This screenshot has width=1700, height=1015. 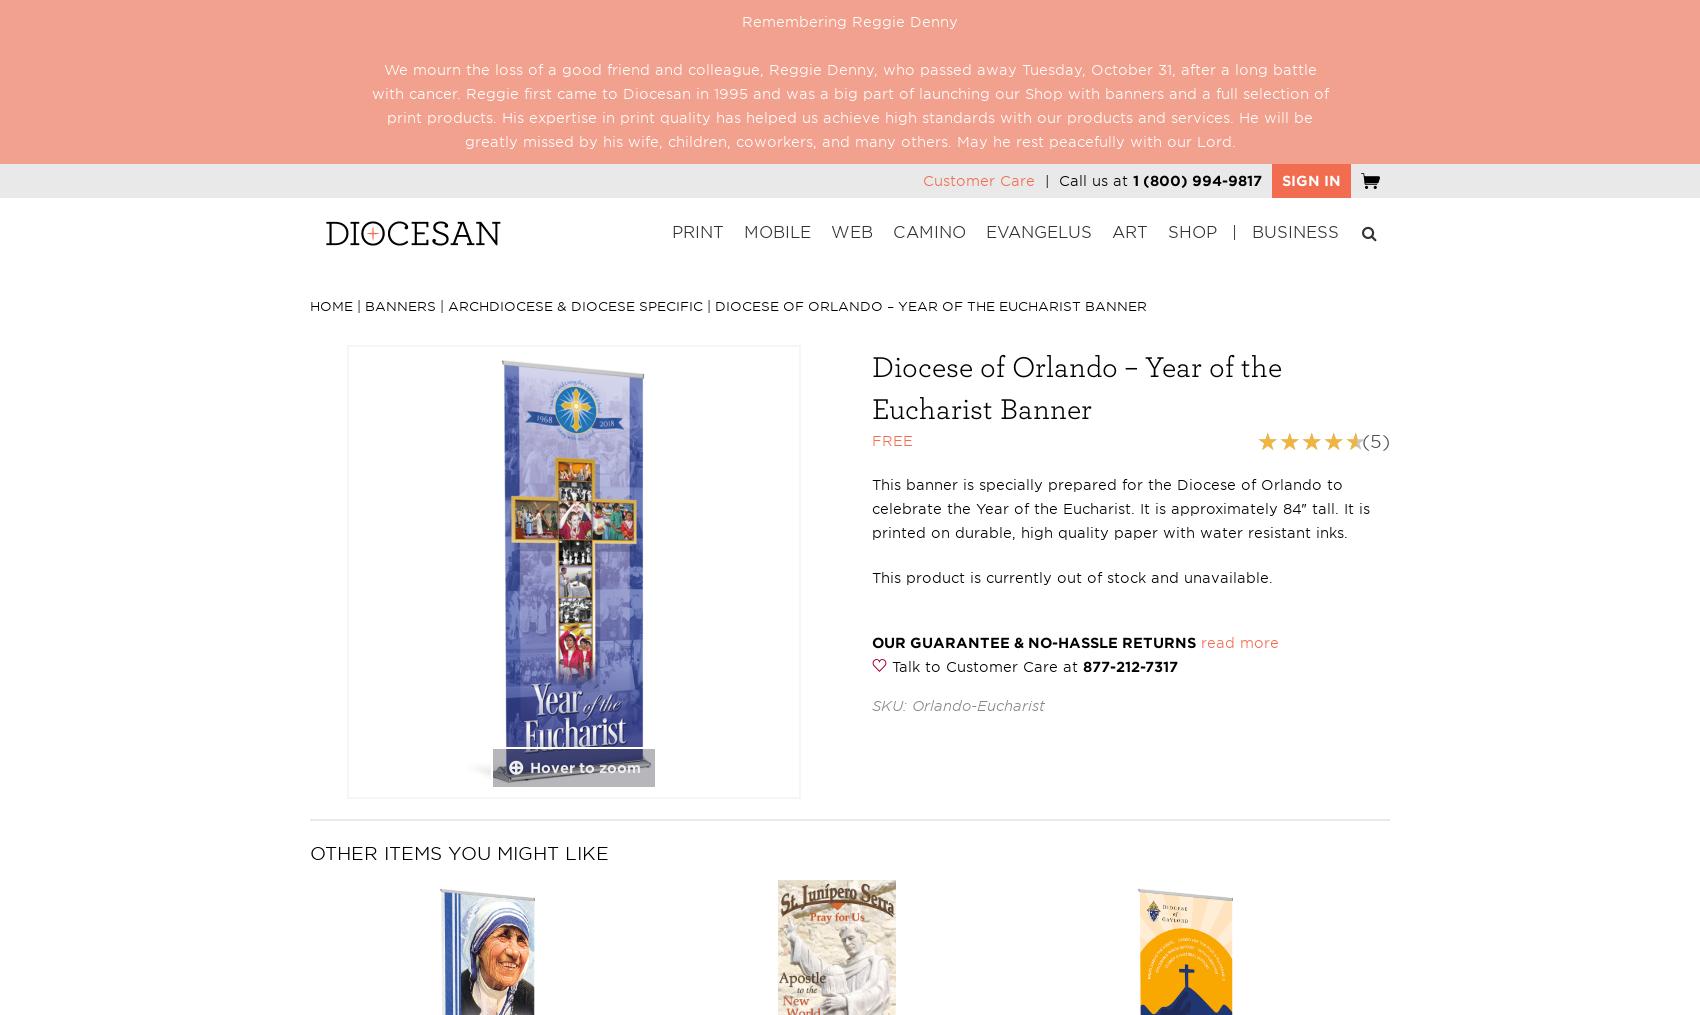 What do you see at coordinates (956, 706) in the screenshot?
I see `'SKU: Orlando-Eucharist'` at bounding box center [956, 706].